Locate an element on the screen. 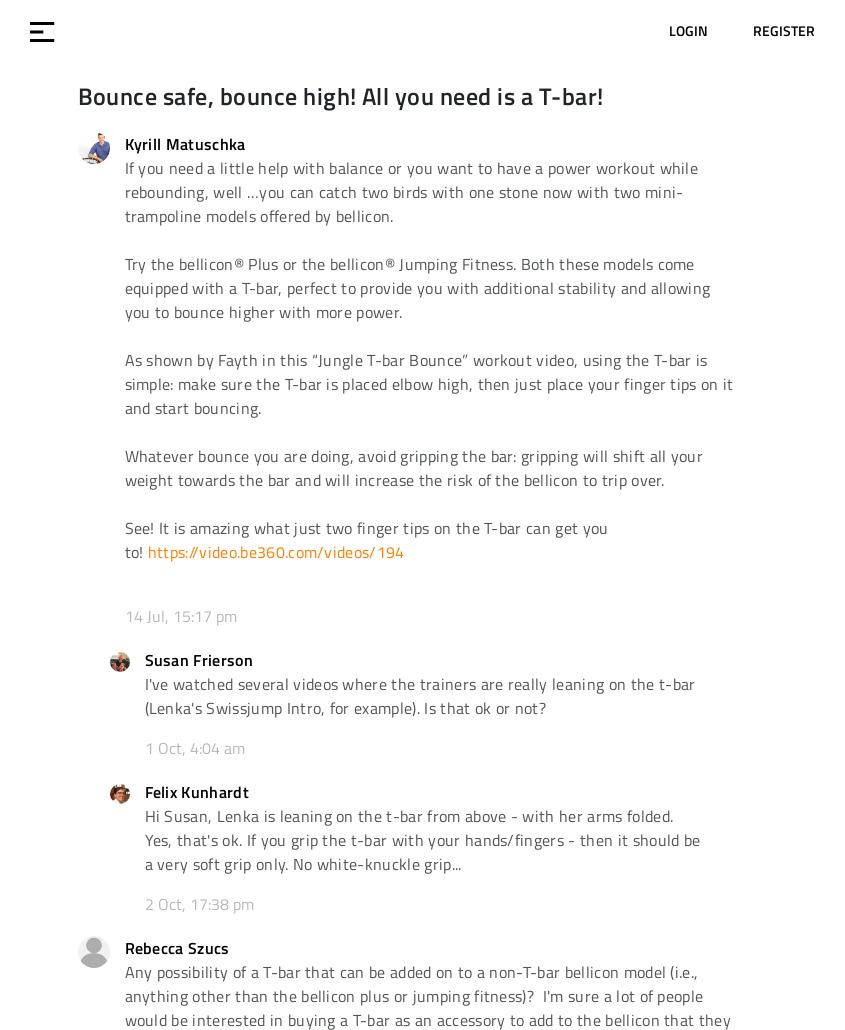 This screenshot has height=1030, width=845. '14 Jul, 15:17 pm' is located at coordinates (123, 615).